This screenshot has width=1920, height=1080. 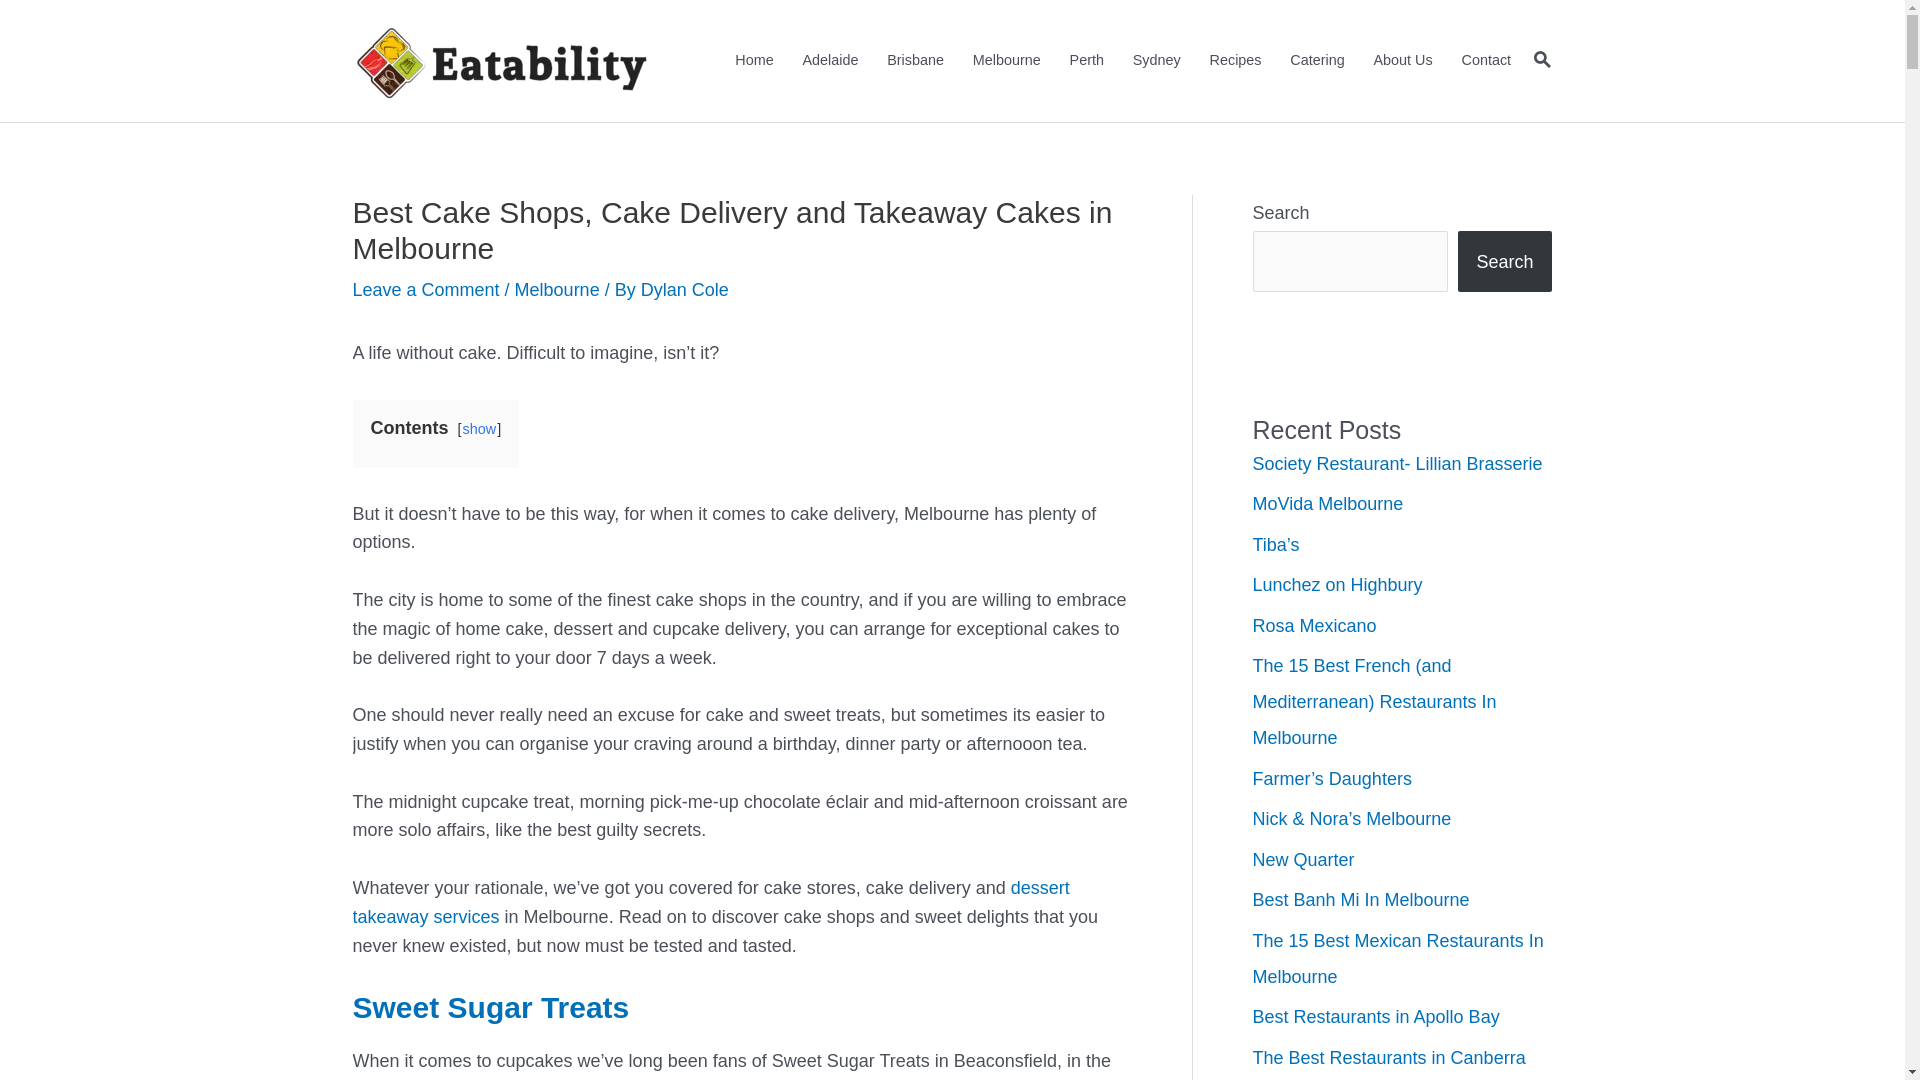 What do you see at coordinates (830, 60) in the screenshot?
I see `'Adelaide'` at bounding box center [830, 60].